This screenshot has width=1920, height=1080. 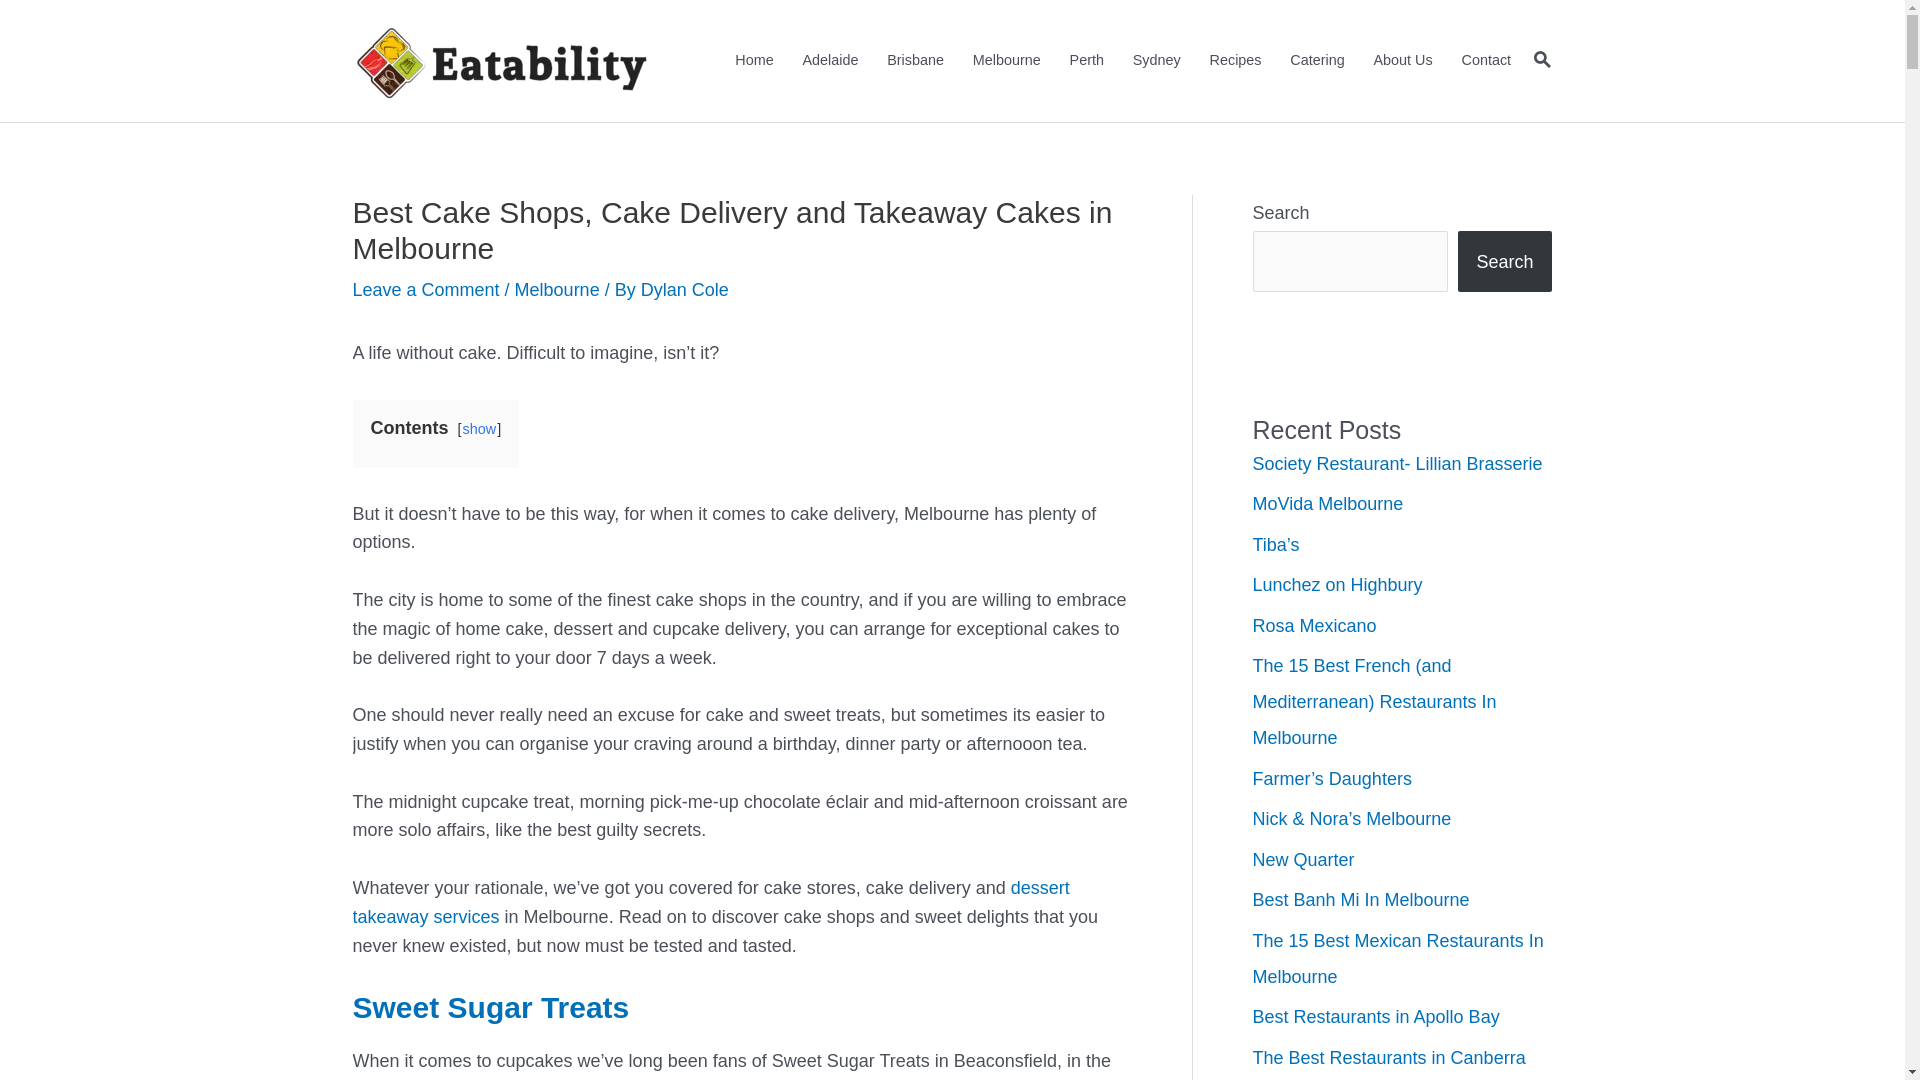 What do you see at coordinates (830, 60) in the screenshot?
I see `'Adelaide'` at bounding box center [830, 60].